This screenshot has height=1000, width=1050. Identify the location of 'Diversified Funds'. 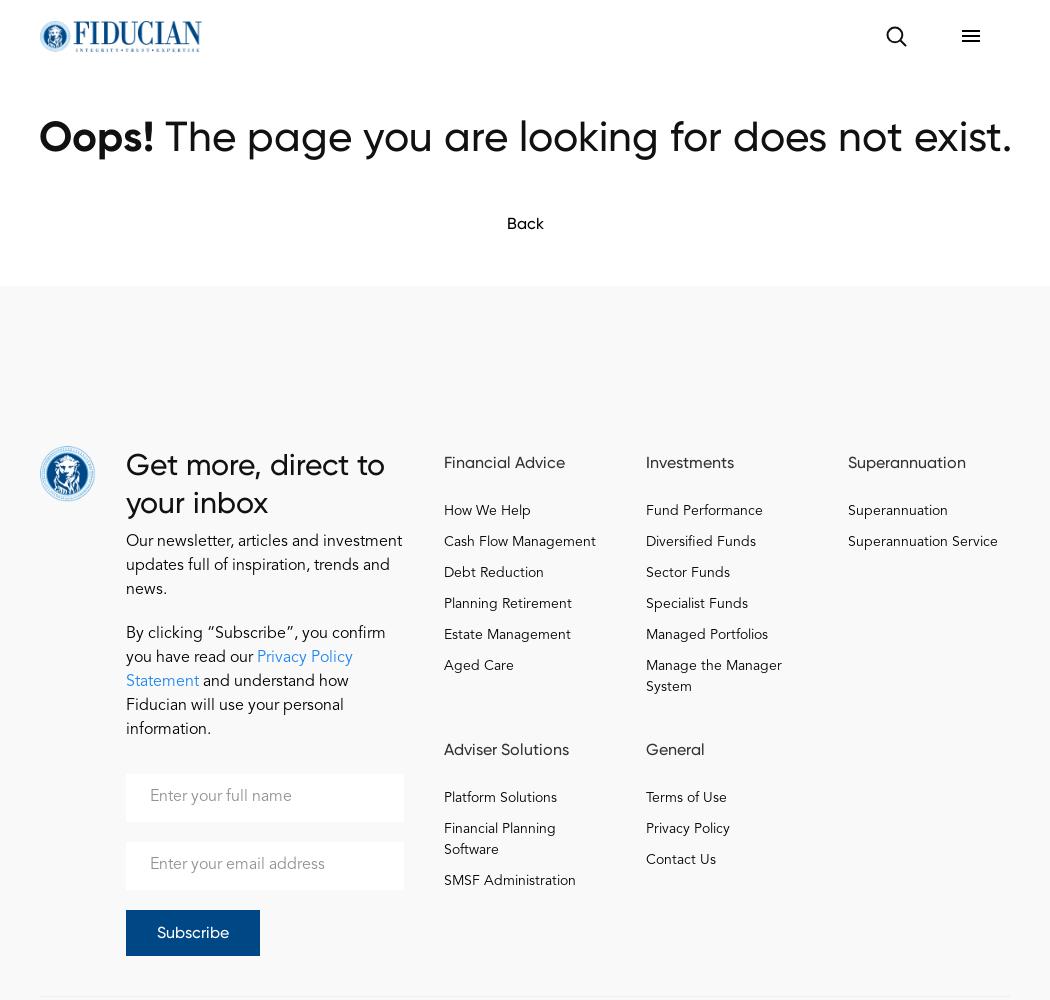
(700, 542).